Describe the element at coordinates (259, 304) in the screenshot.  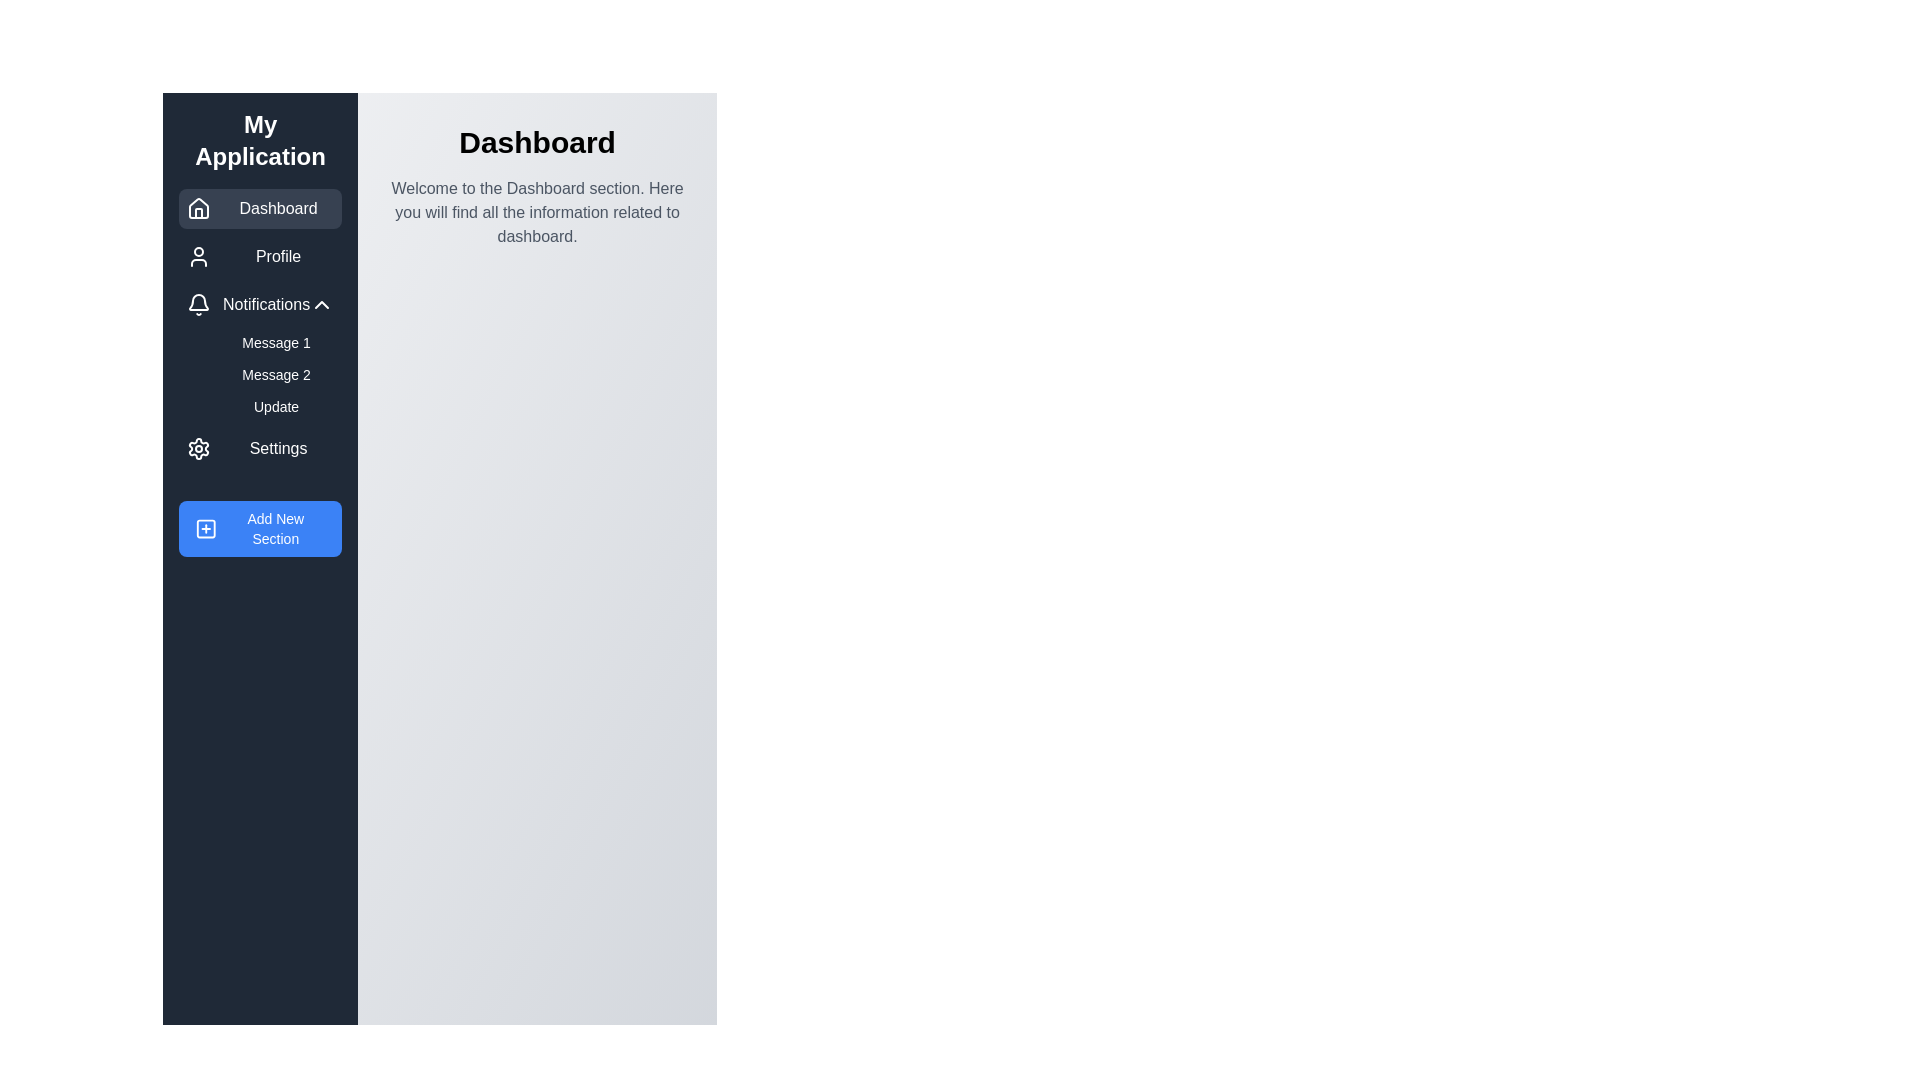
I see `the button for toggling the menu or displaying notifications, located in the sidebar between 'Profile' and 'Message 1'` at that location.